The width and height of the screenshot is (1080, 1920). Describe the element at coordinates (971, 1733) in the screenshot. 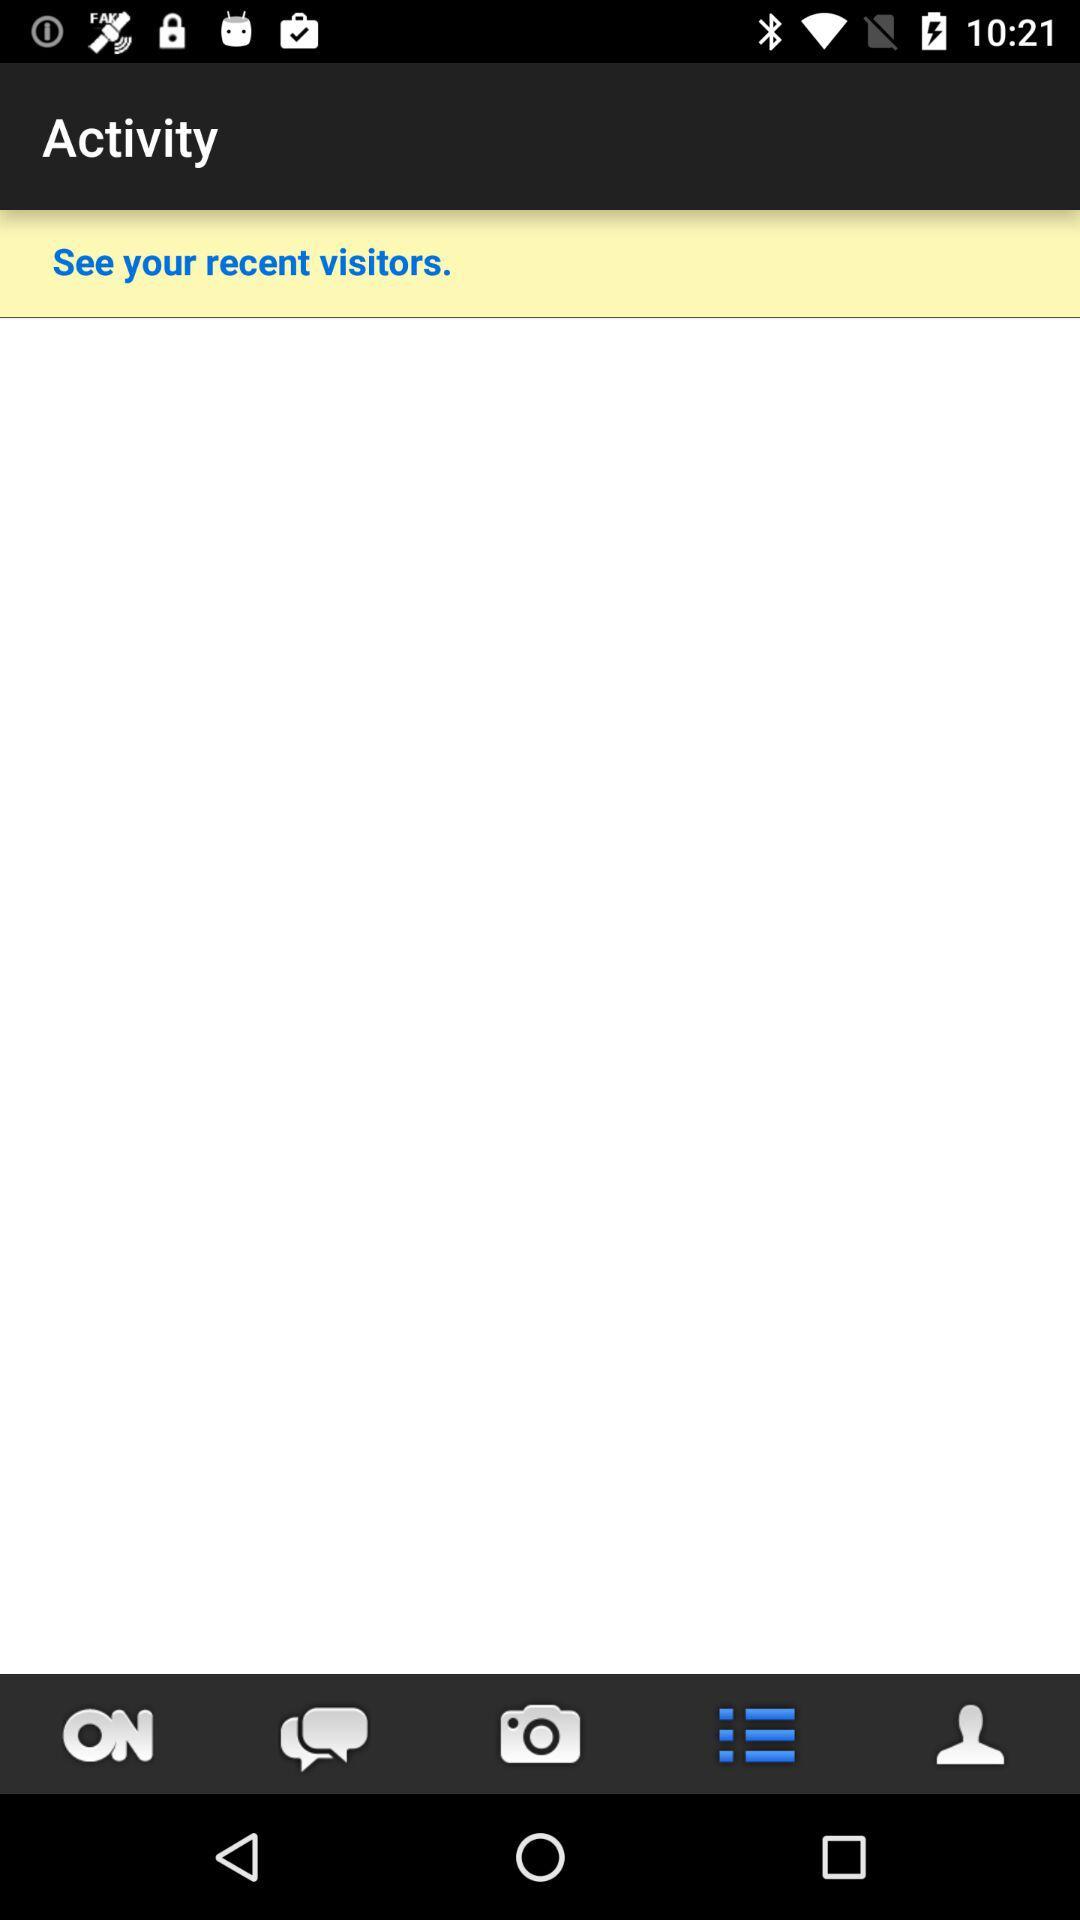

I see `profile` at that location.